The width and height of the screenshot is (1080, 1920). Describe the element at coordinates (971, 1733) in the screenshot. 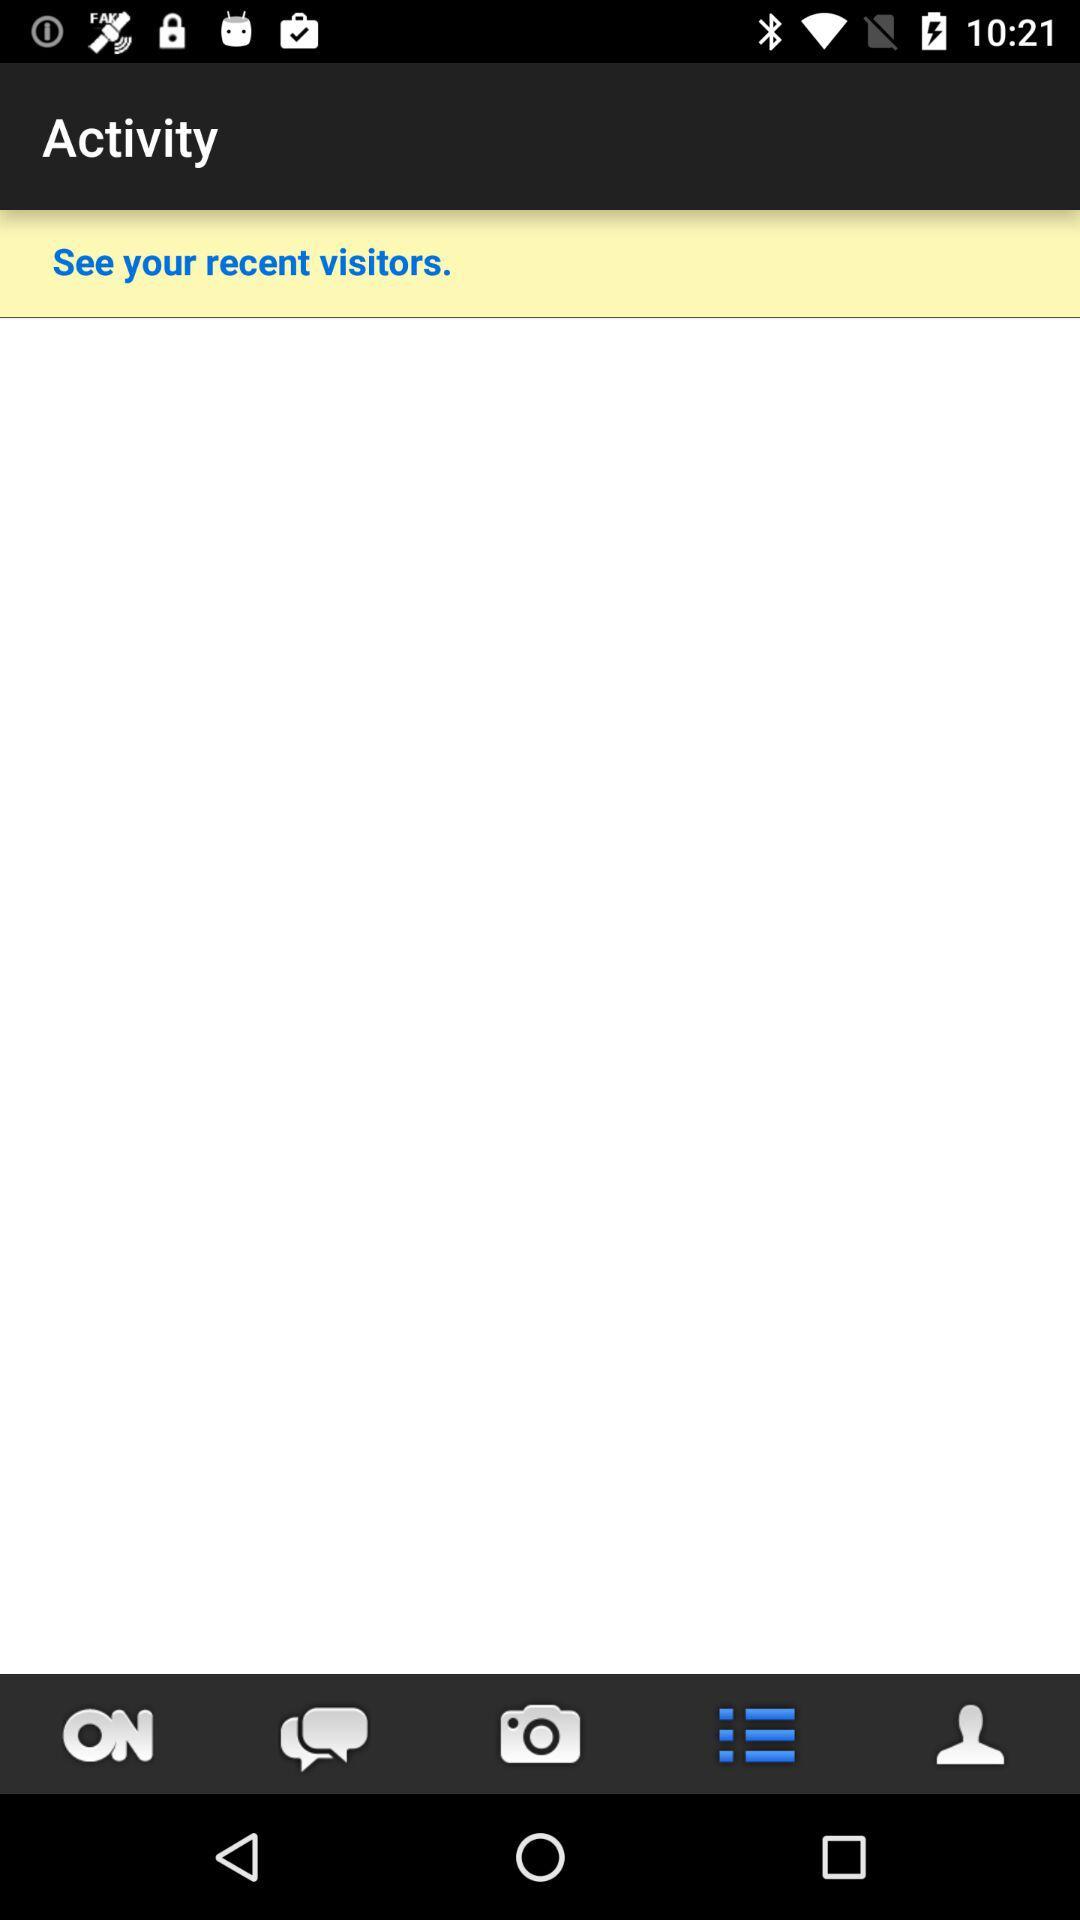

I see `profile` at that location.